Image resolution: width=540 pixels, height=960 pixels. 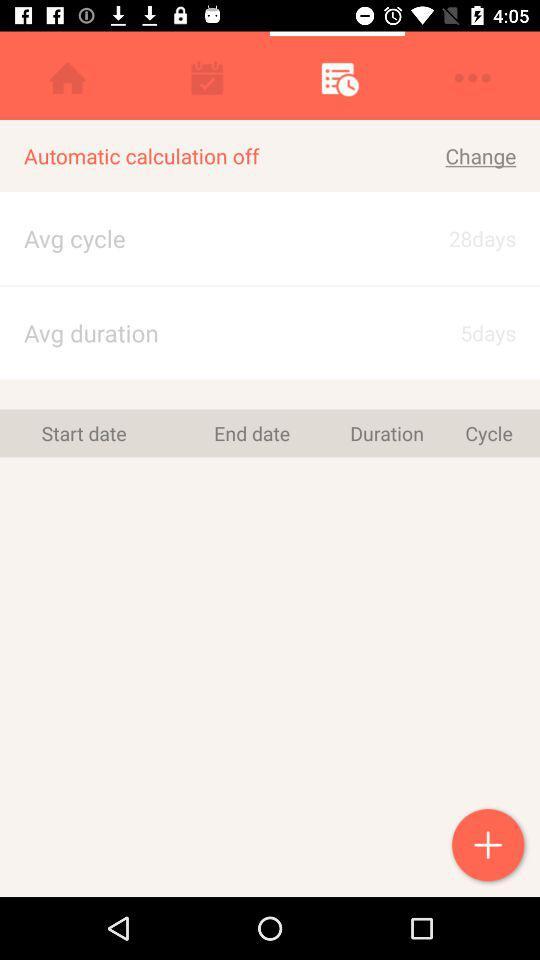 I want to click on item next to duration icon, so click(x=252, y=433).